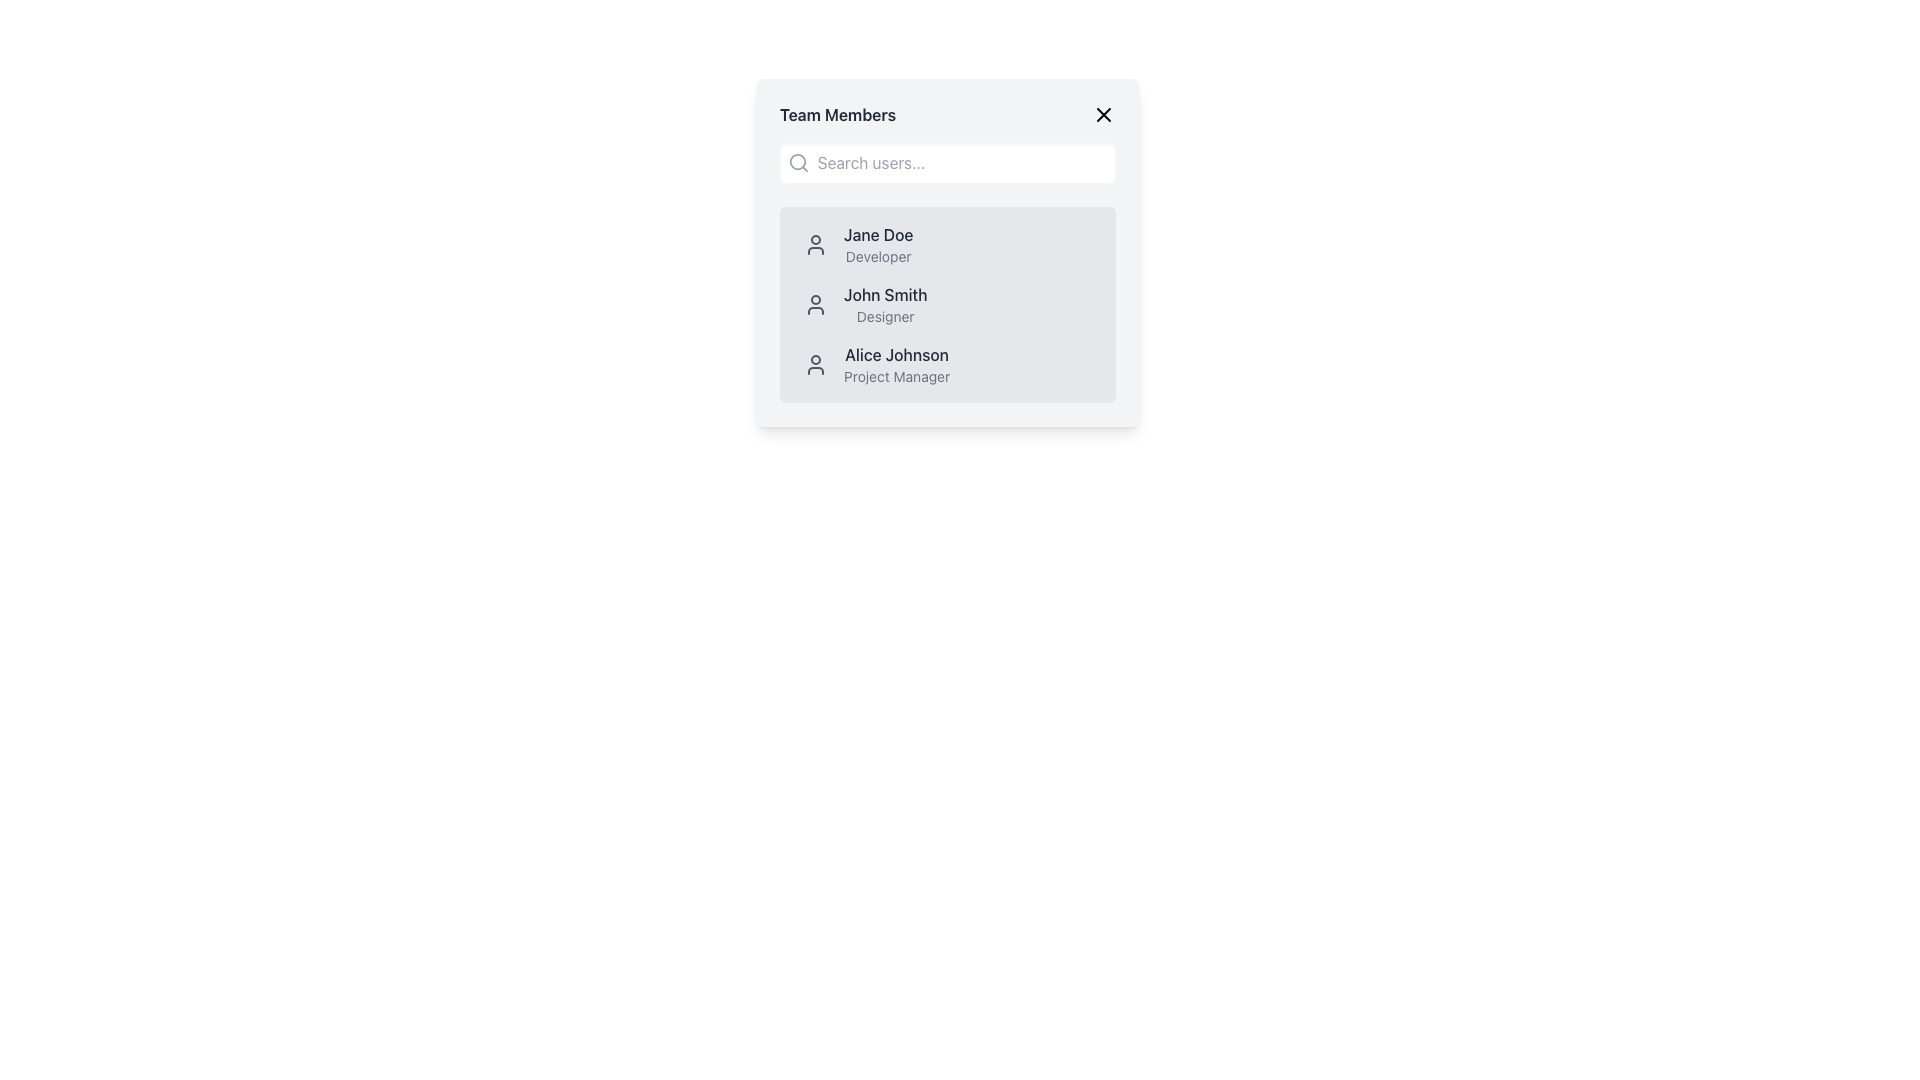  I want to click on the text block displaying 'Alice Johnson, Project Manager' in the user list of 'Team Members', so click(896, 365).